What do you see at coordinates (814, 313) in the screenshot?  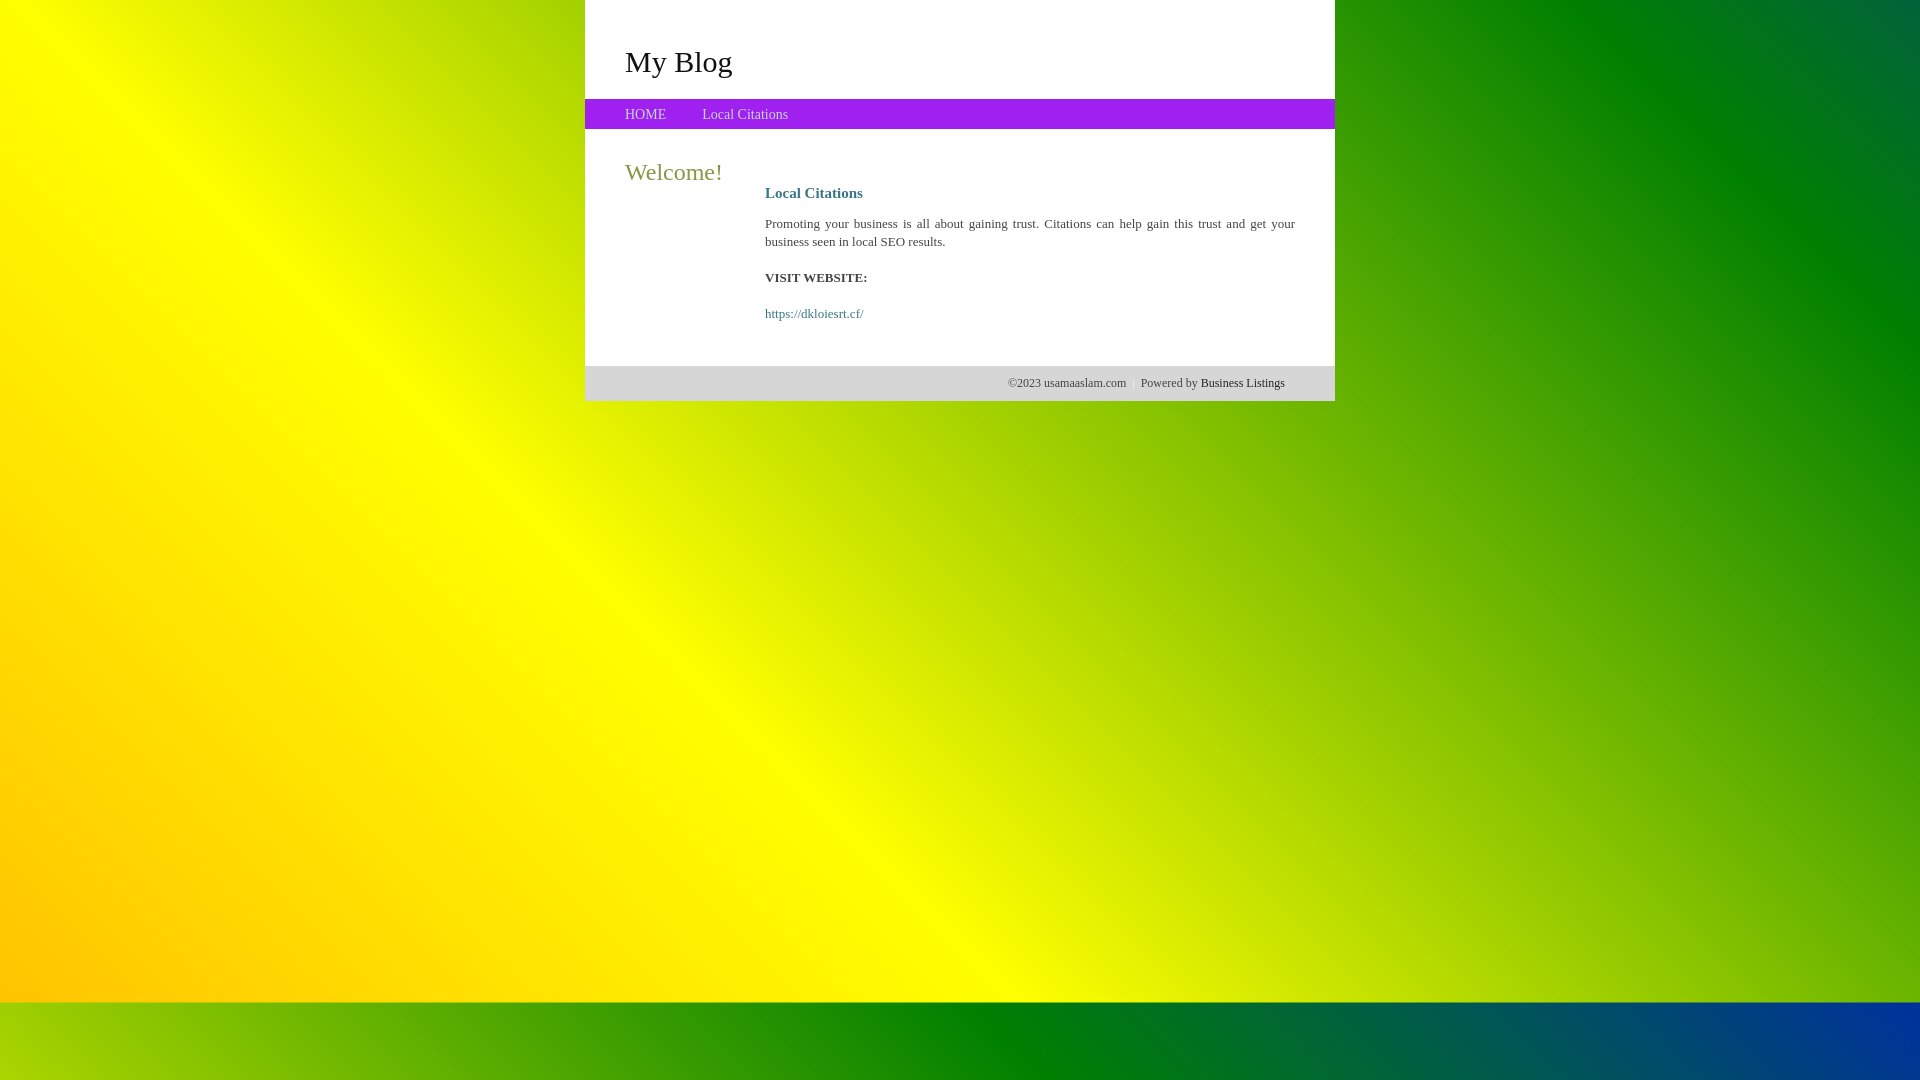 I see `'https://dkloiesrt.cf/'` at bounding box center [814, 313].